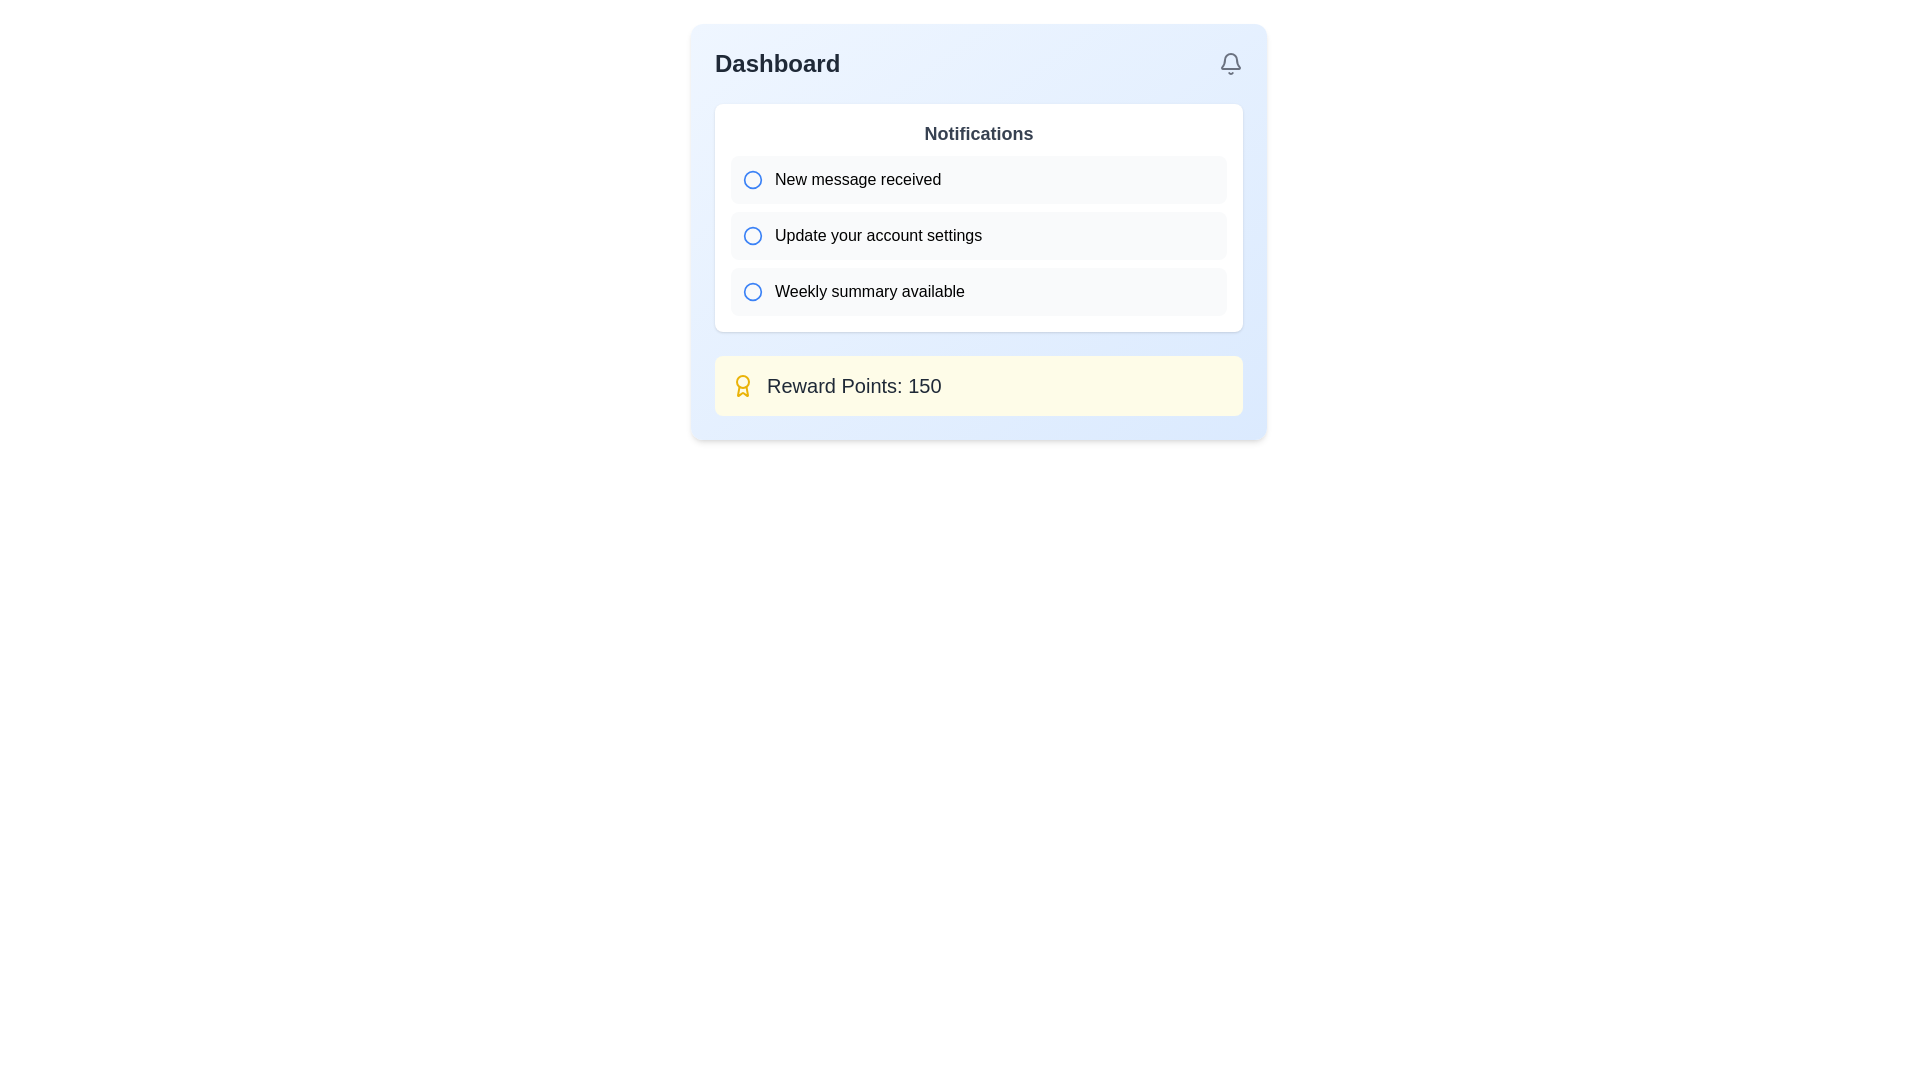 This screenshot has height=1080, width=1920. What do you see at coordinates (979, 385) in the screenshot?
I see `the informational panel displaying reward points, which shows a count of 150 and is located in the lower section of the Dashboard card` at bounding box center [979, 385].